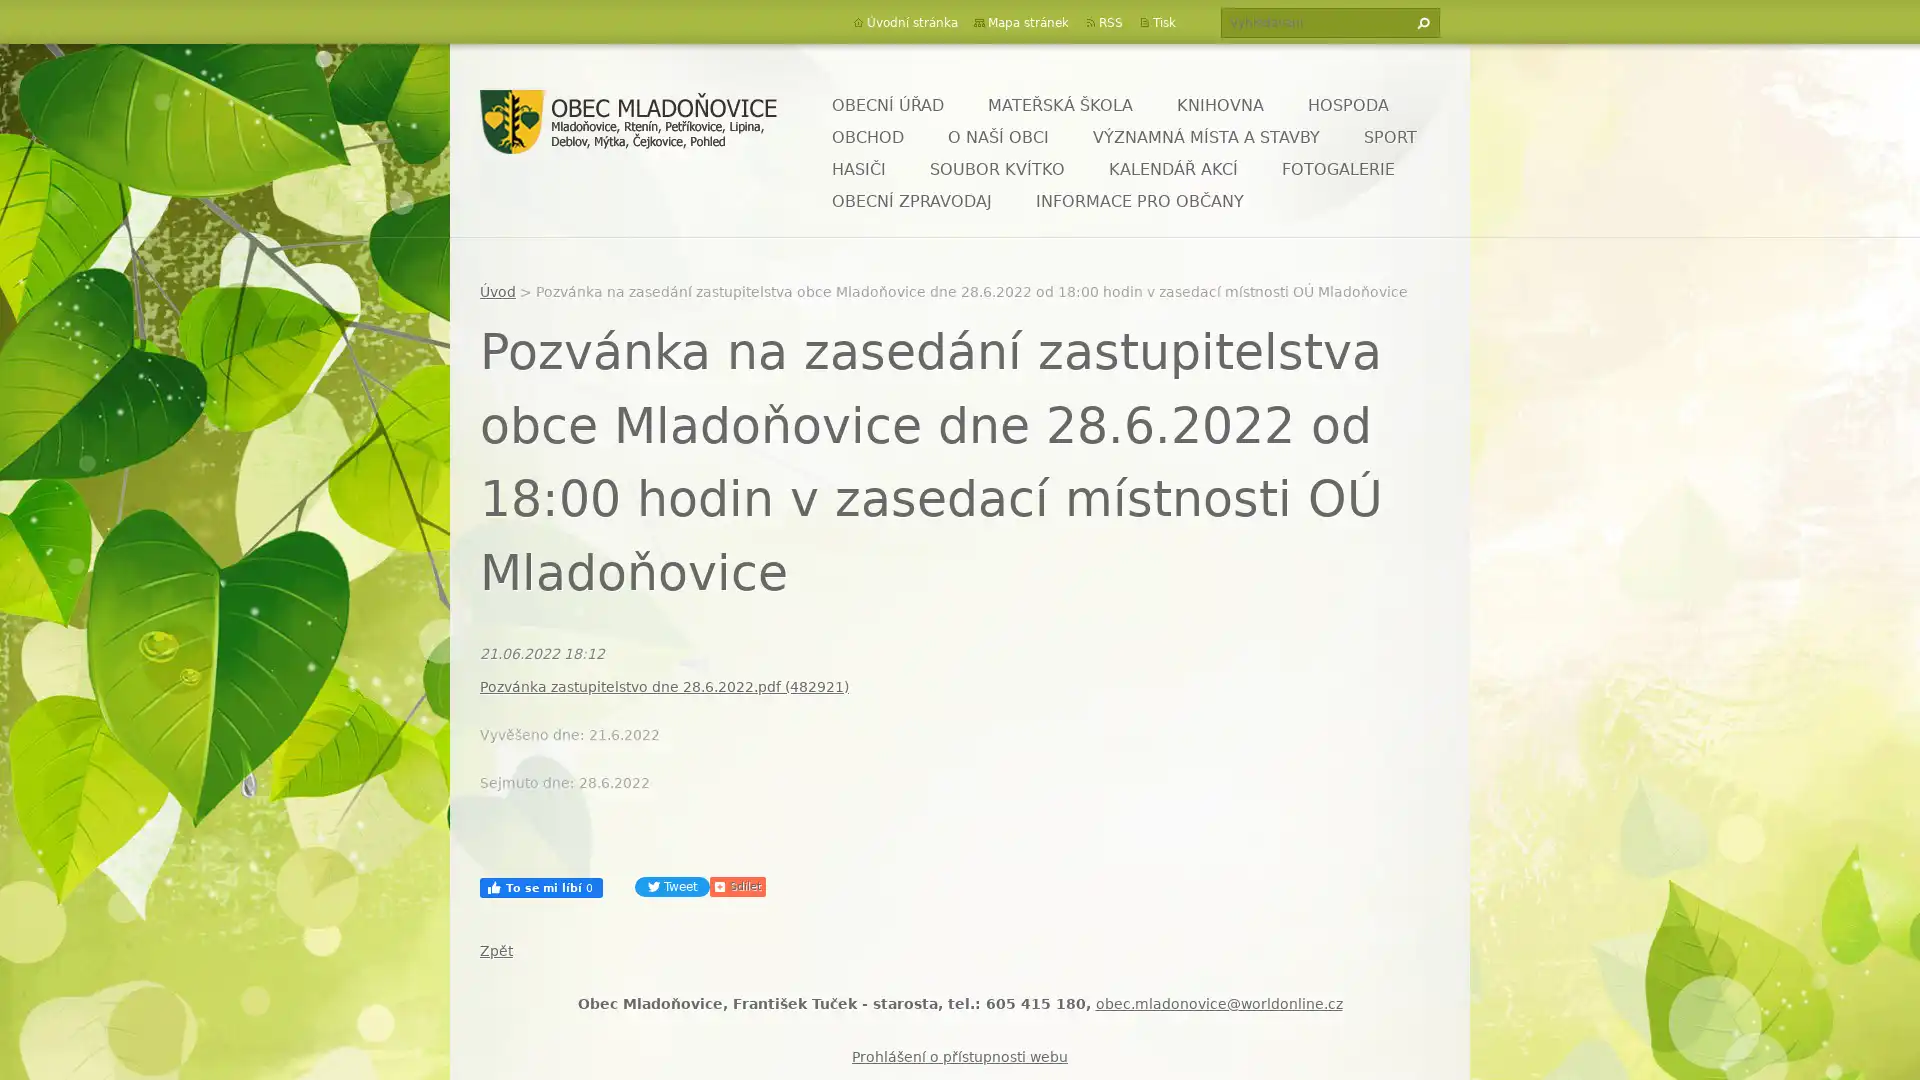 The height and width of the screenshot is (1080, 1920). What do you see at coordinates (1419, 23) in the screenshot?
I see `Hledat` at bounding box center [1419, 23].